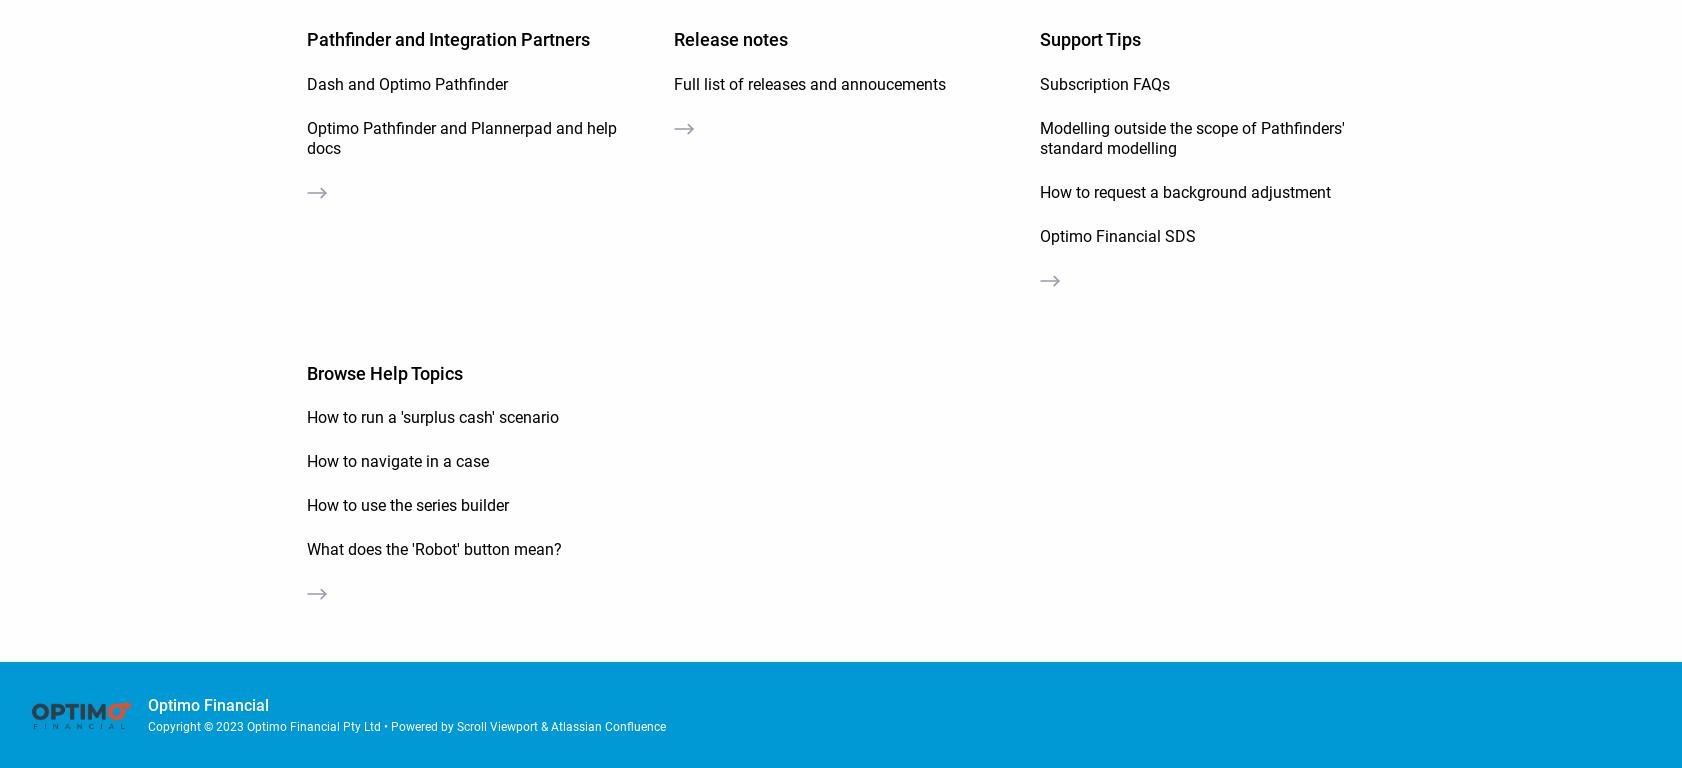 This screenshot has width=1682, height=768. Describe the element at coordinates (1184, 191) in the screenshot. I see `'How to request a background adjustment'` at that location.